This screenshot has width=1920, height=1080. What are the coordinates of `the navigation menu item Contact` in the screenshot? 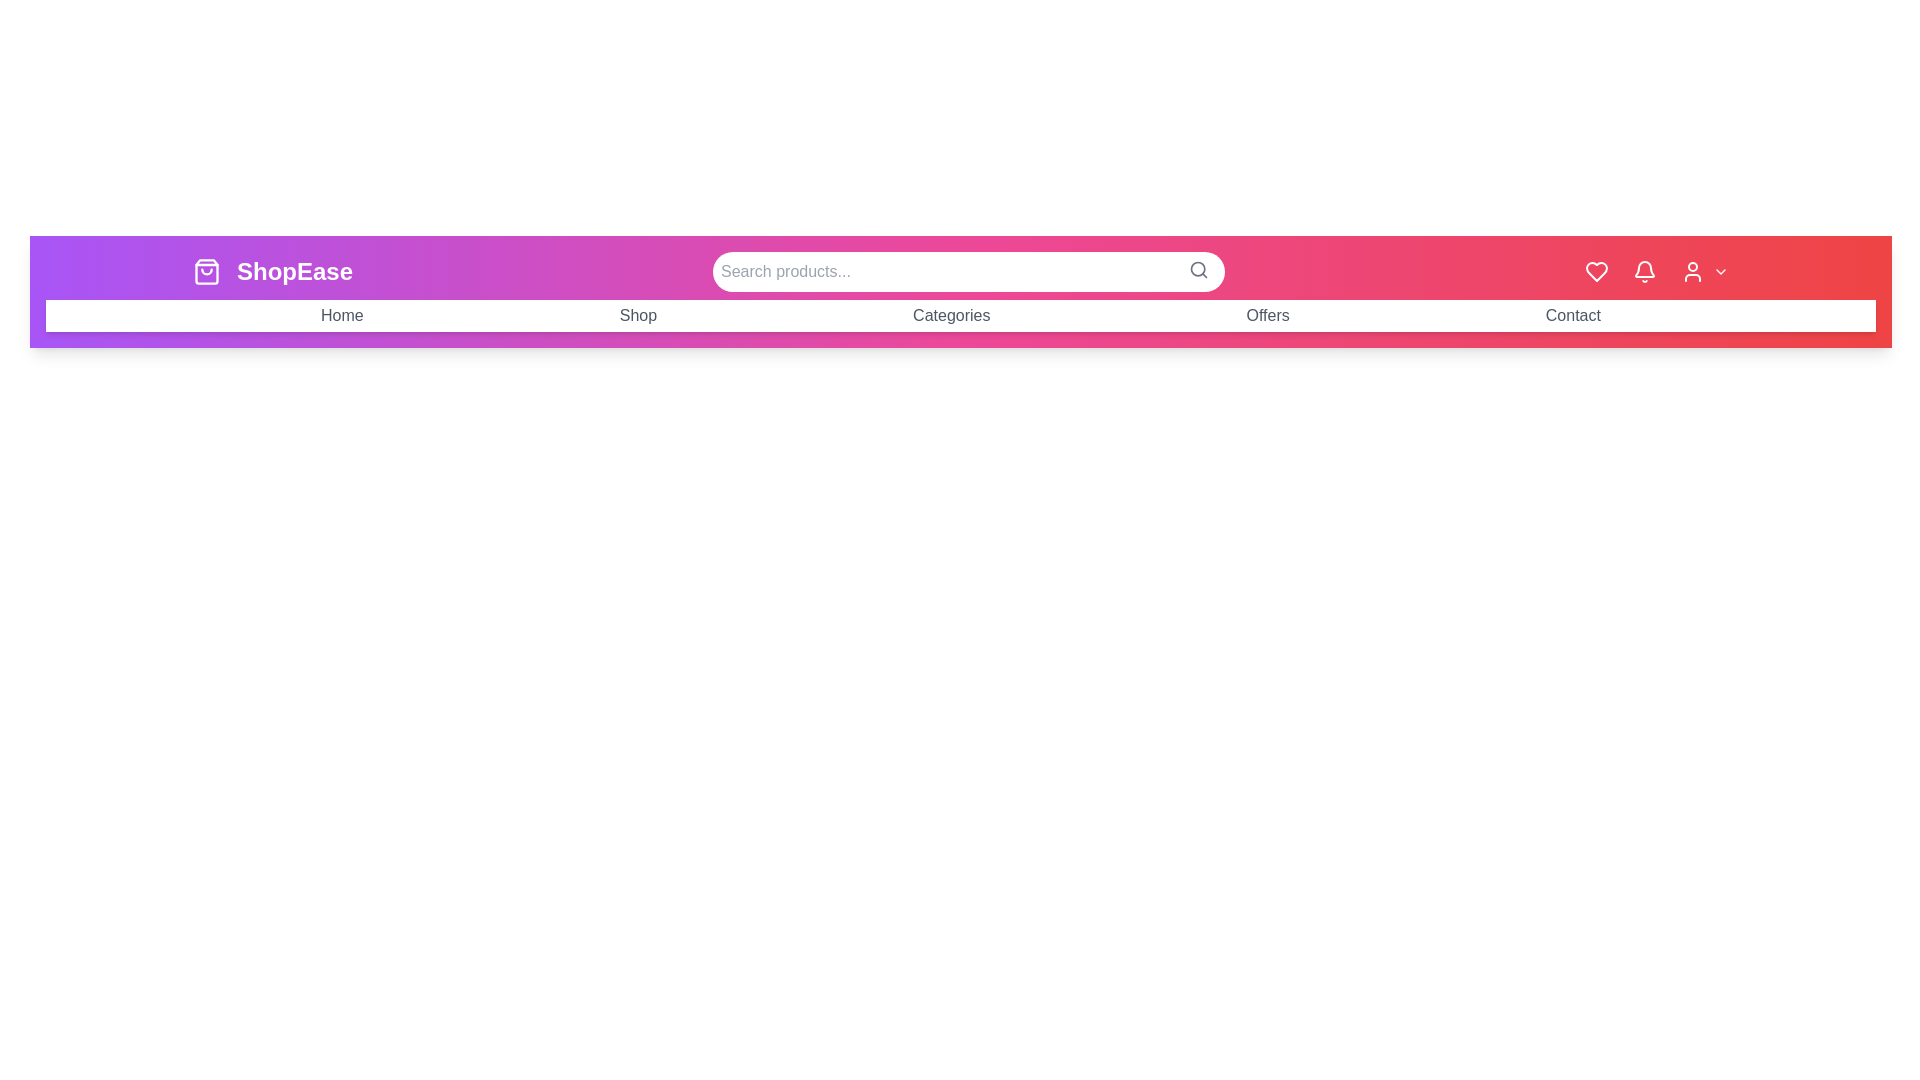 It's located at (1572, 315).